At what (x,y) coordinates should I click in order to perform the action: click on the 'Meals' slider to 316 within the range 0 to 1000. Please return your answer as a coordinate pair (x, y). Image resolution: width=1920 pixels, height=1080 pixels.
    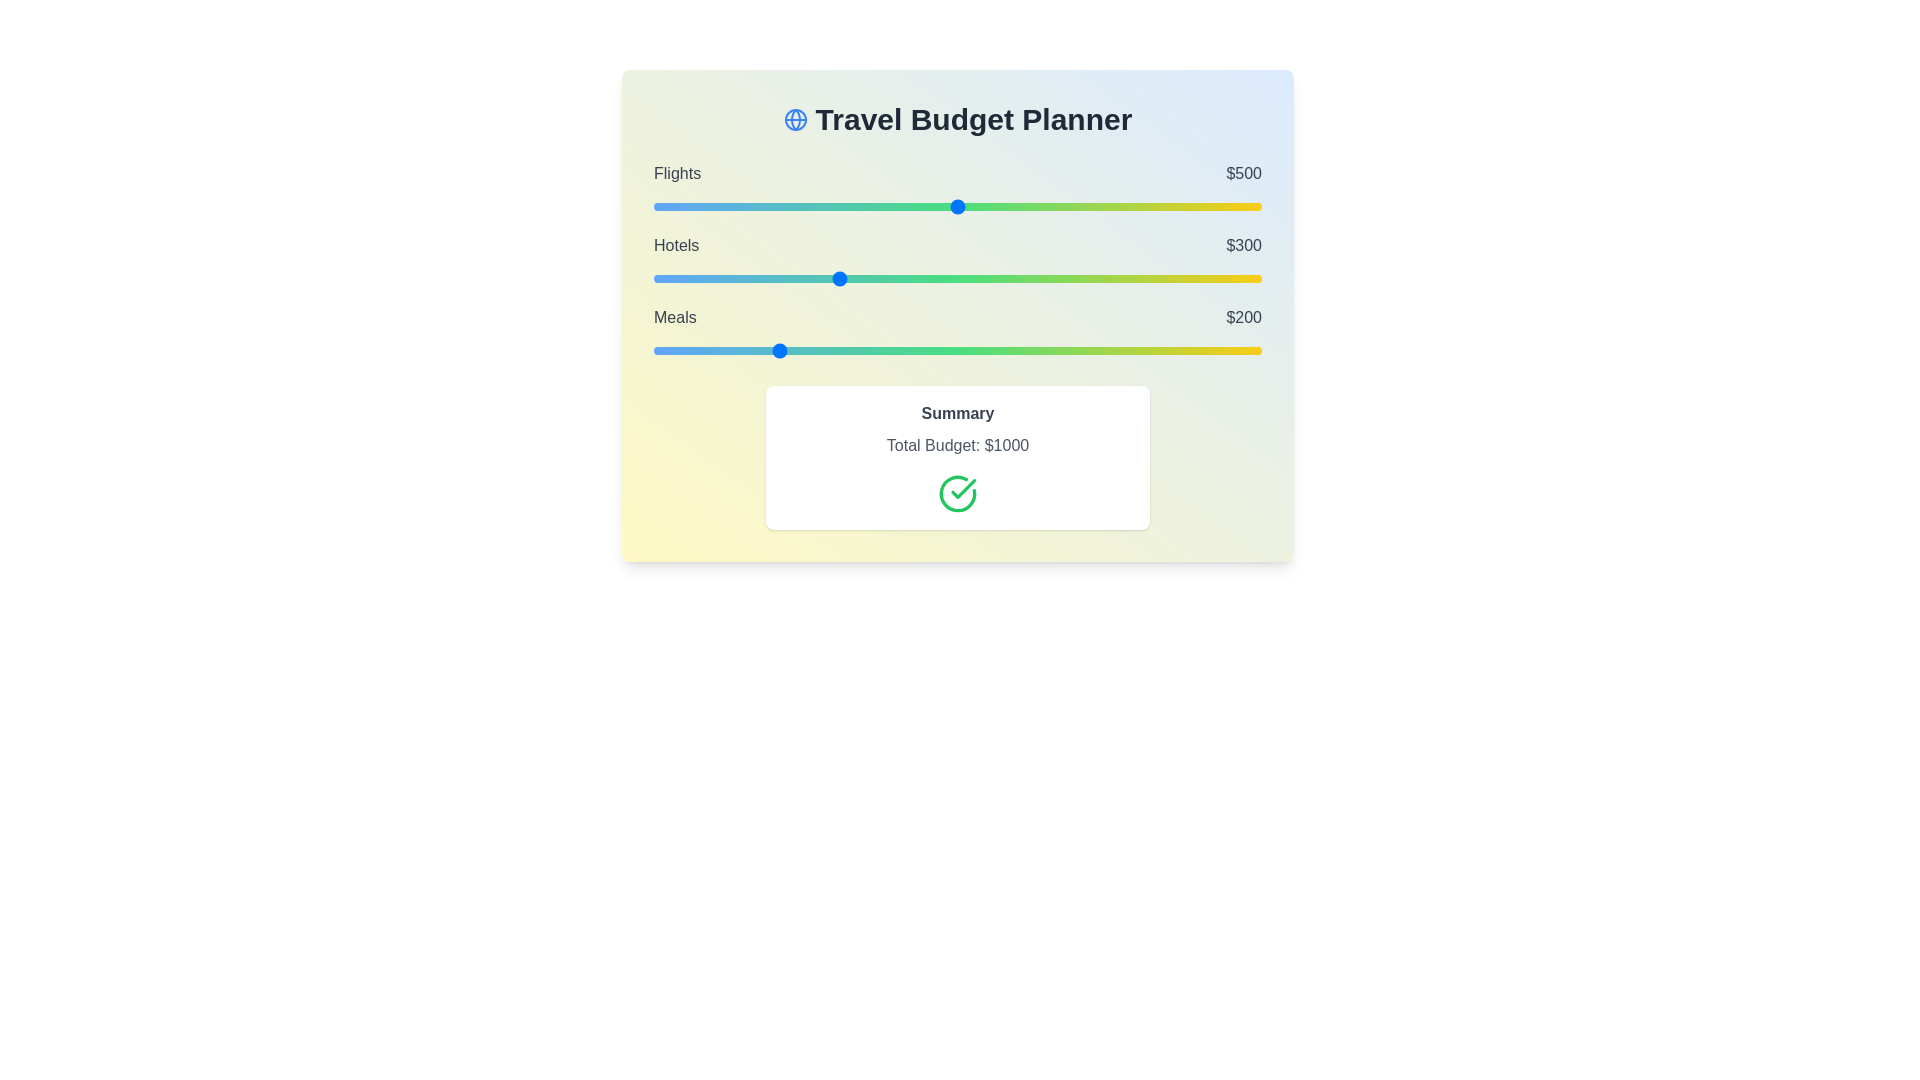
    Looking at the image, I should click on (846, 350).